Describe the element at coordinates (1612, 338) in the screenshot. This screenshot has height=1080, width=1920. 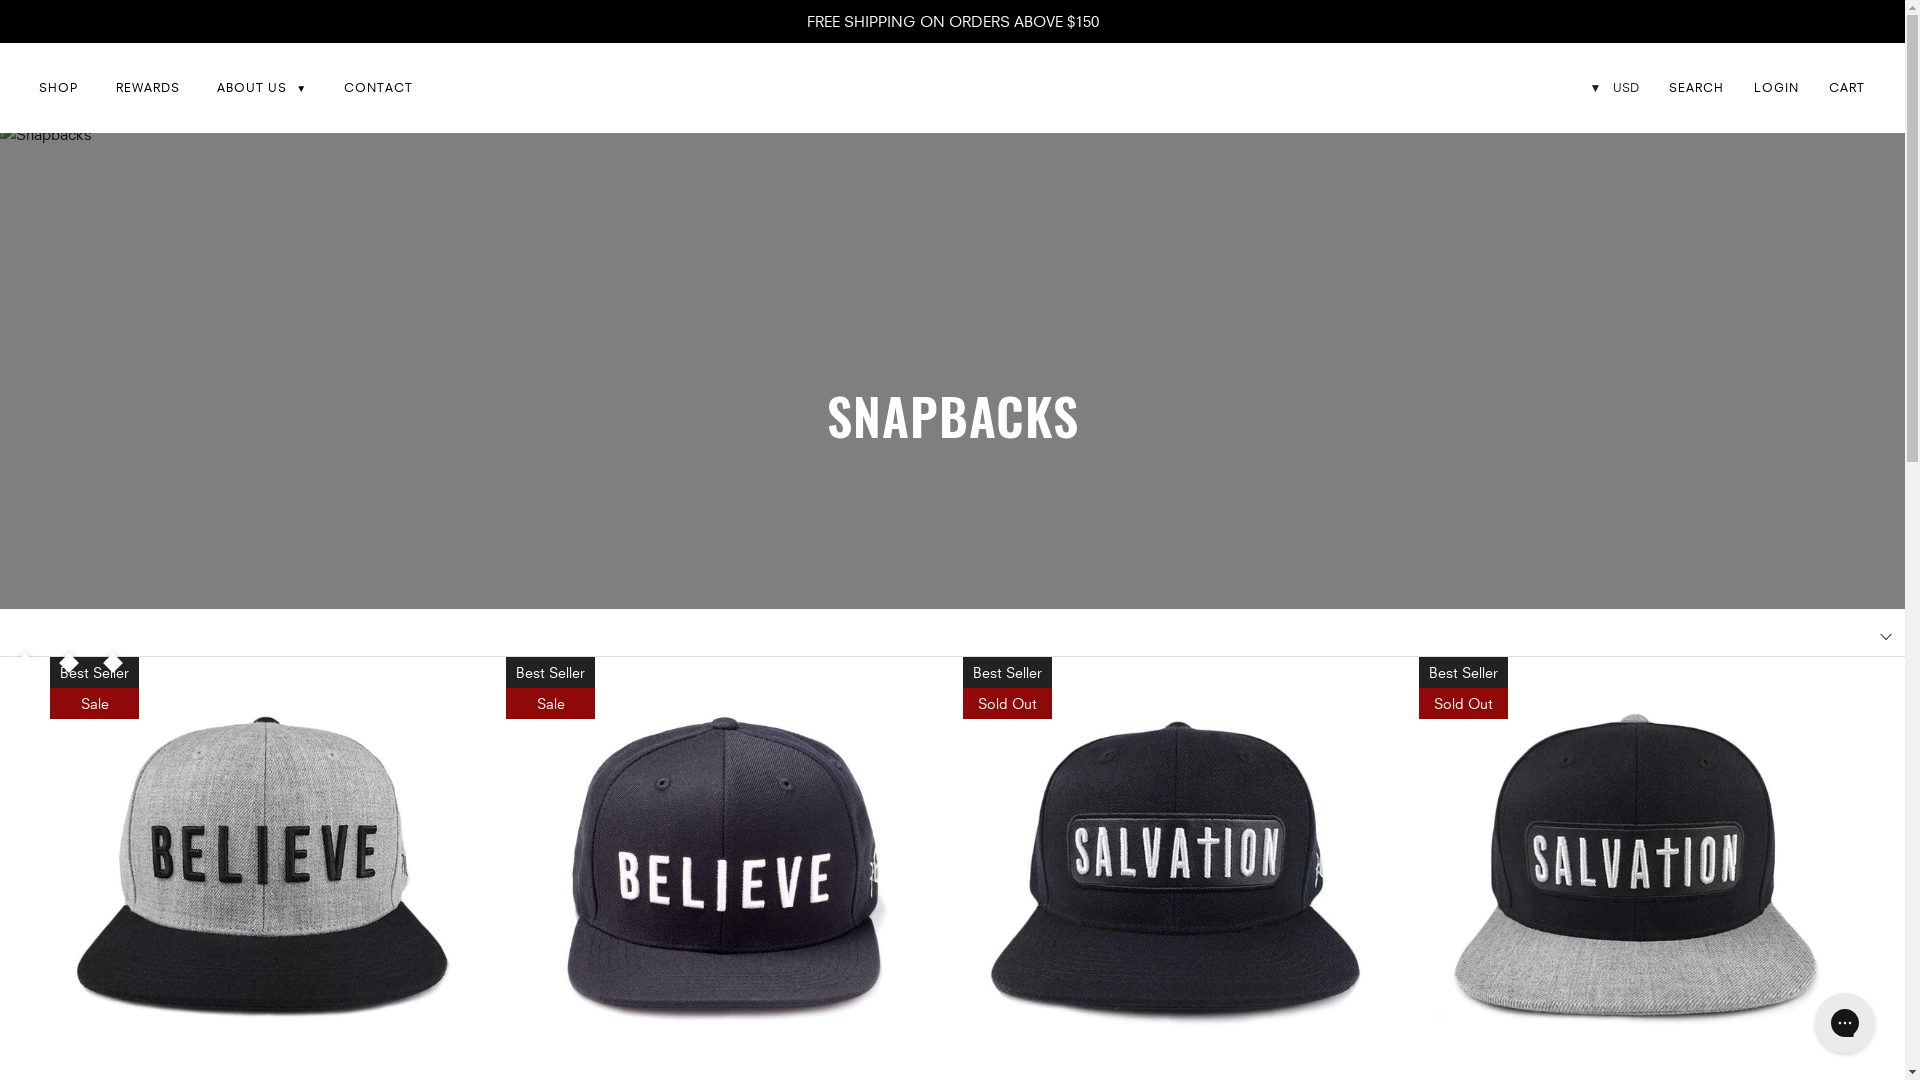
I see `'JPY'` at that location.